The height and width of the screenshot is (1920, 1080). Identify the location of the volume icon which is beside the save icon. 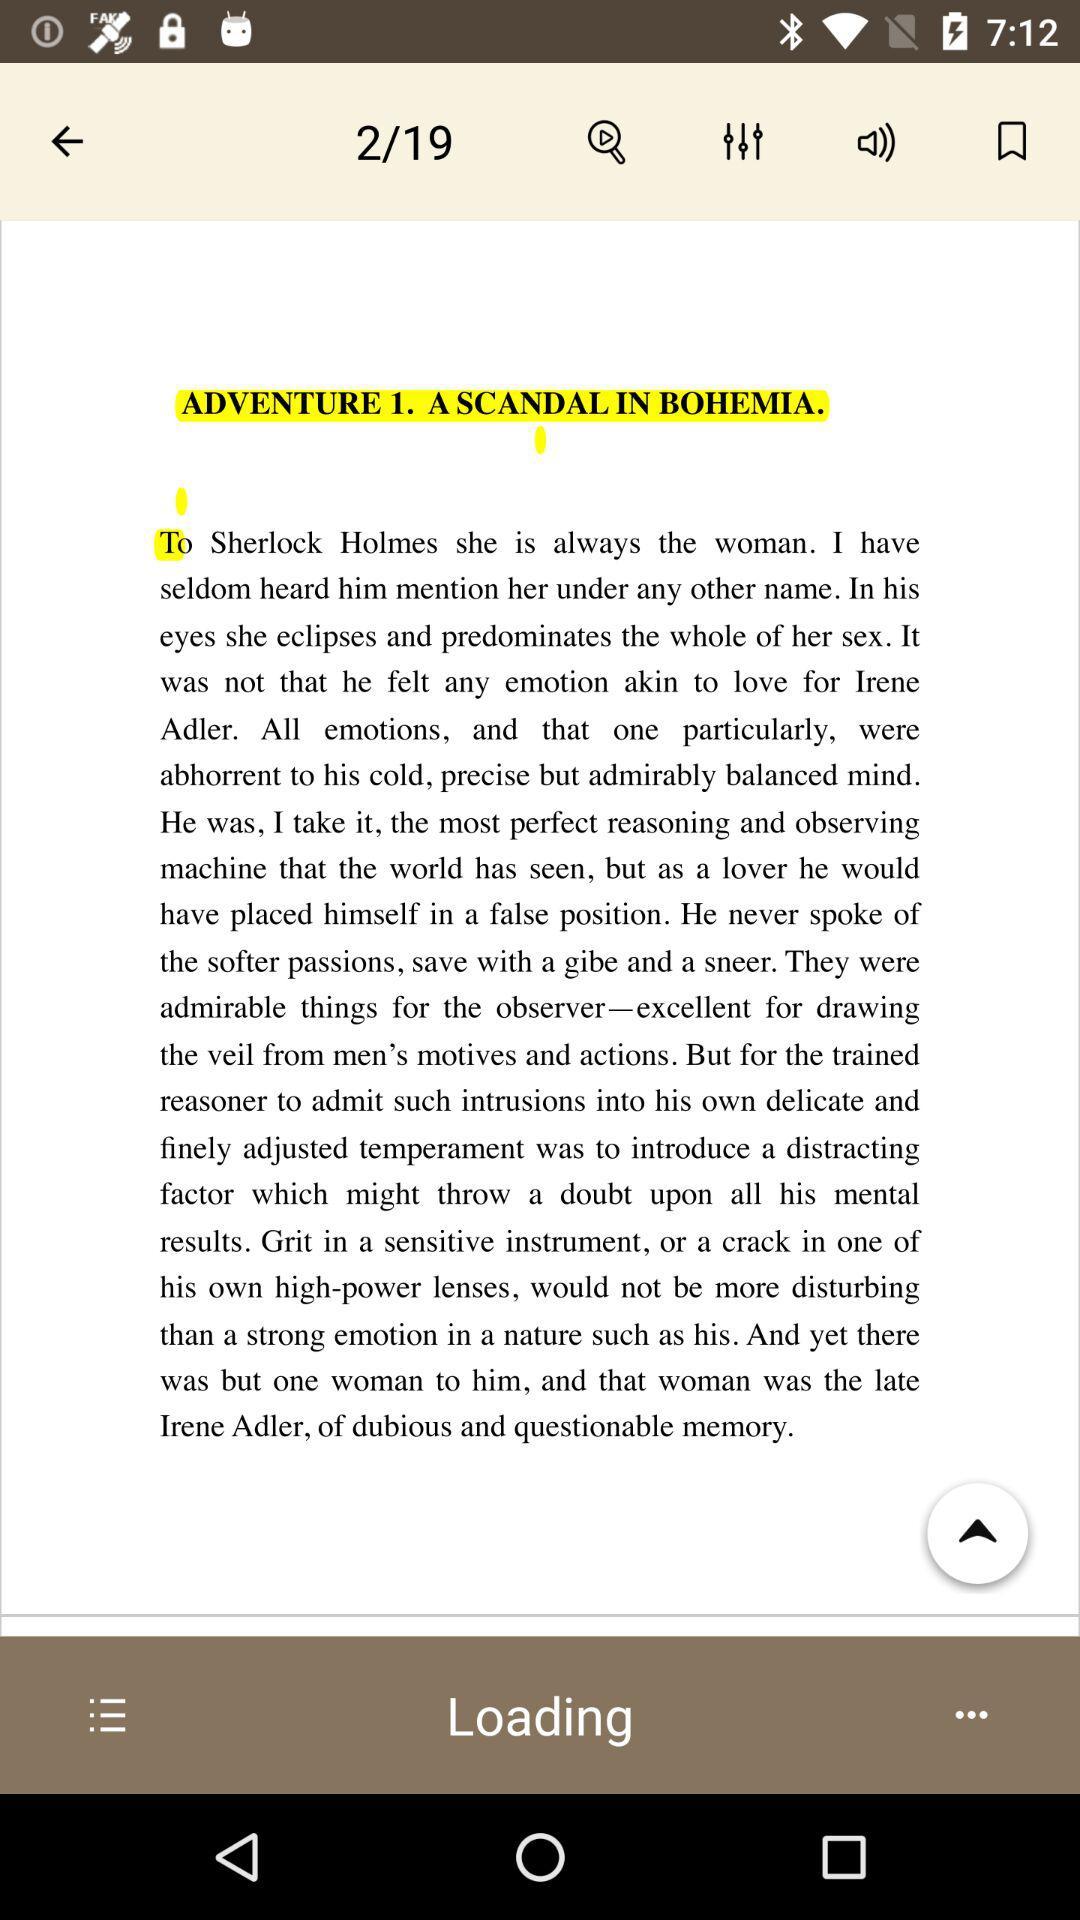
(876, 140).